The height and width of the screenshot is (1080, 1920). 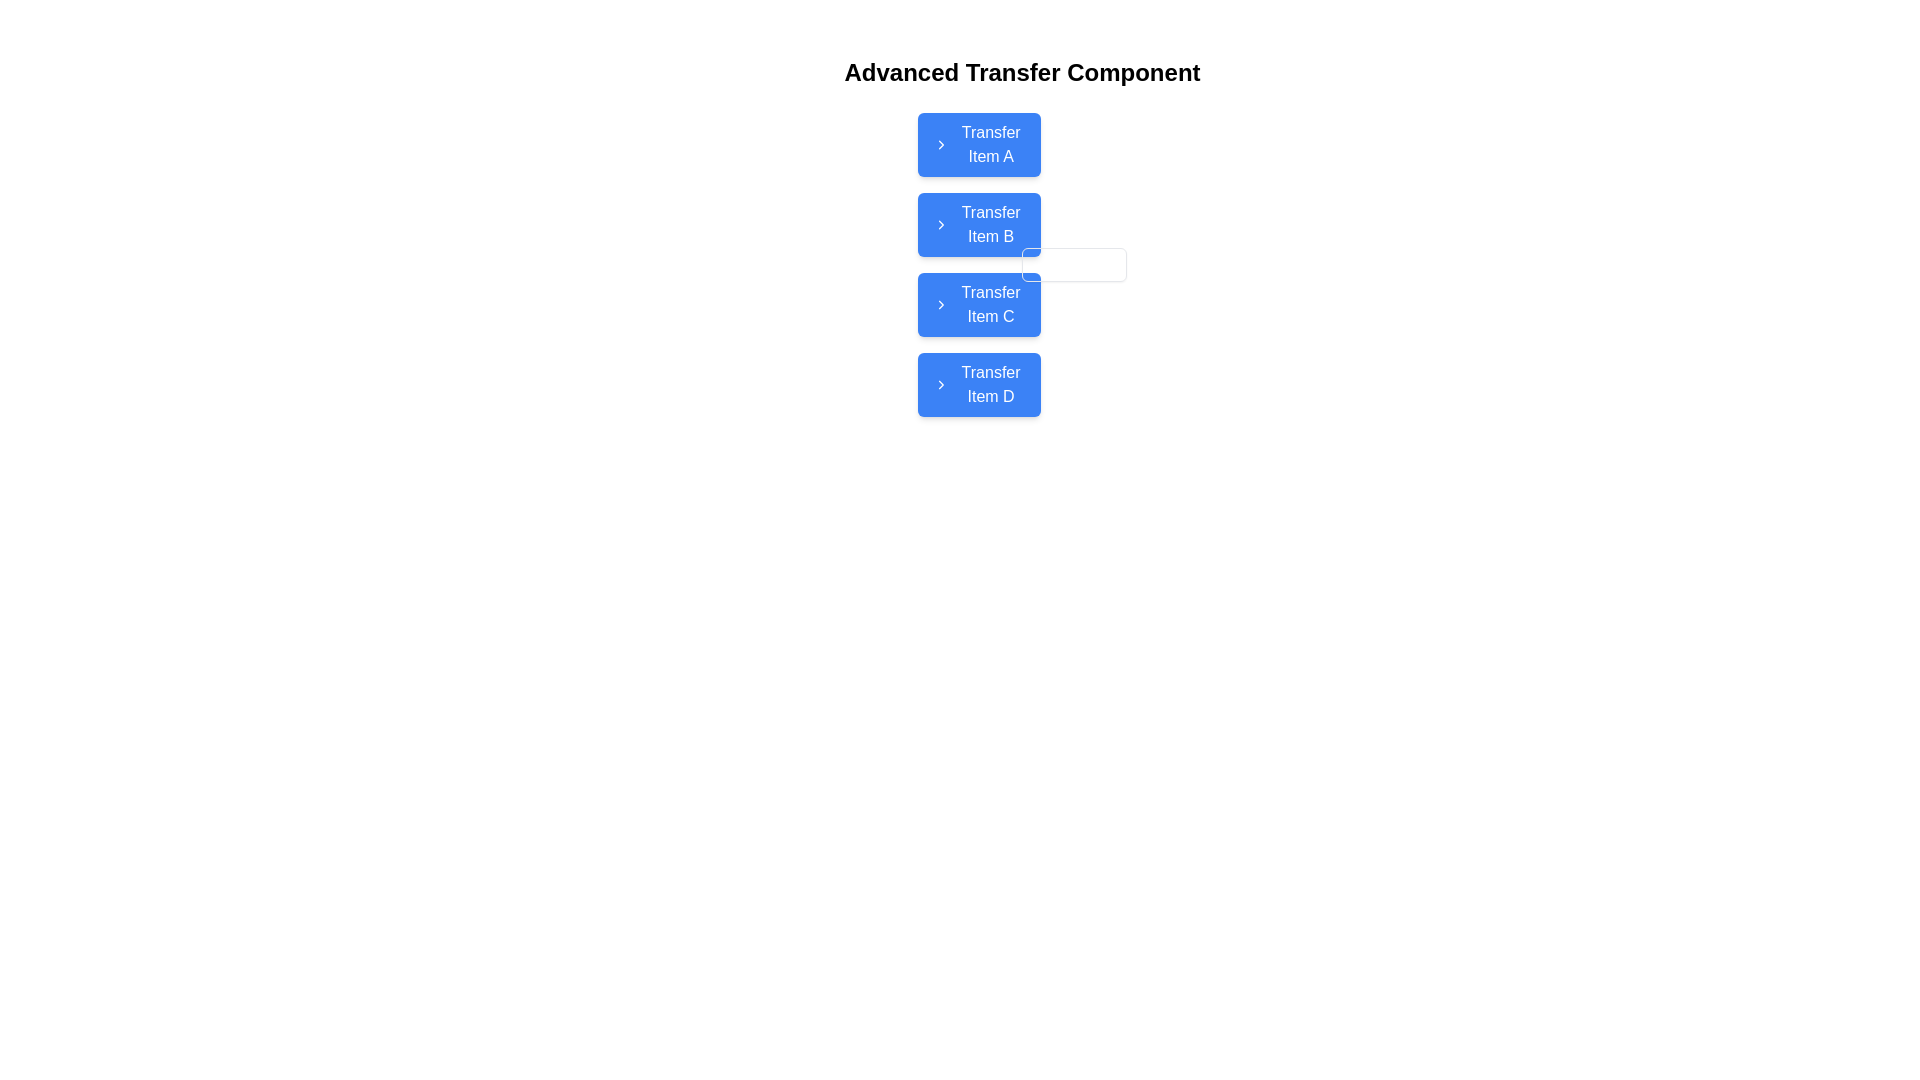 I want to click on the button labeled 'Transfer Item B', so click(x=1022, y=264).